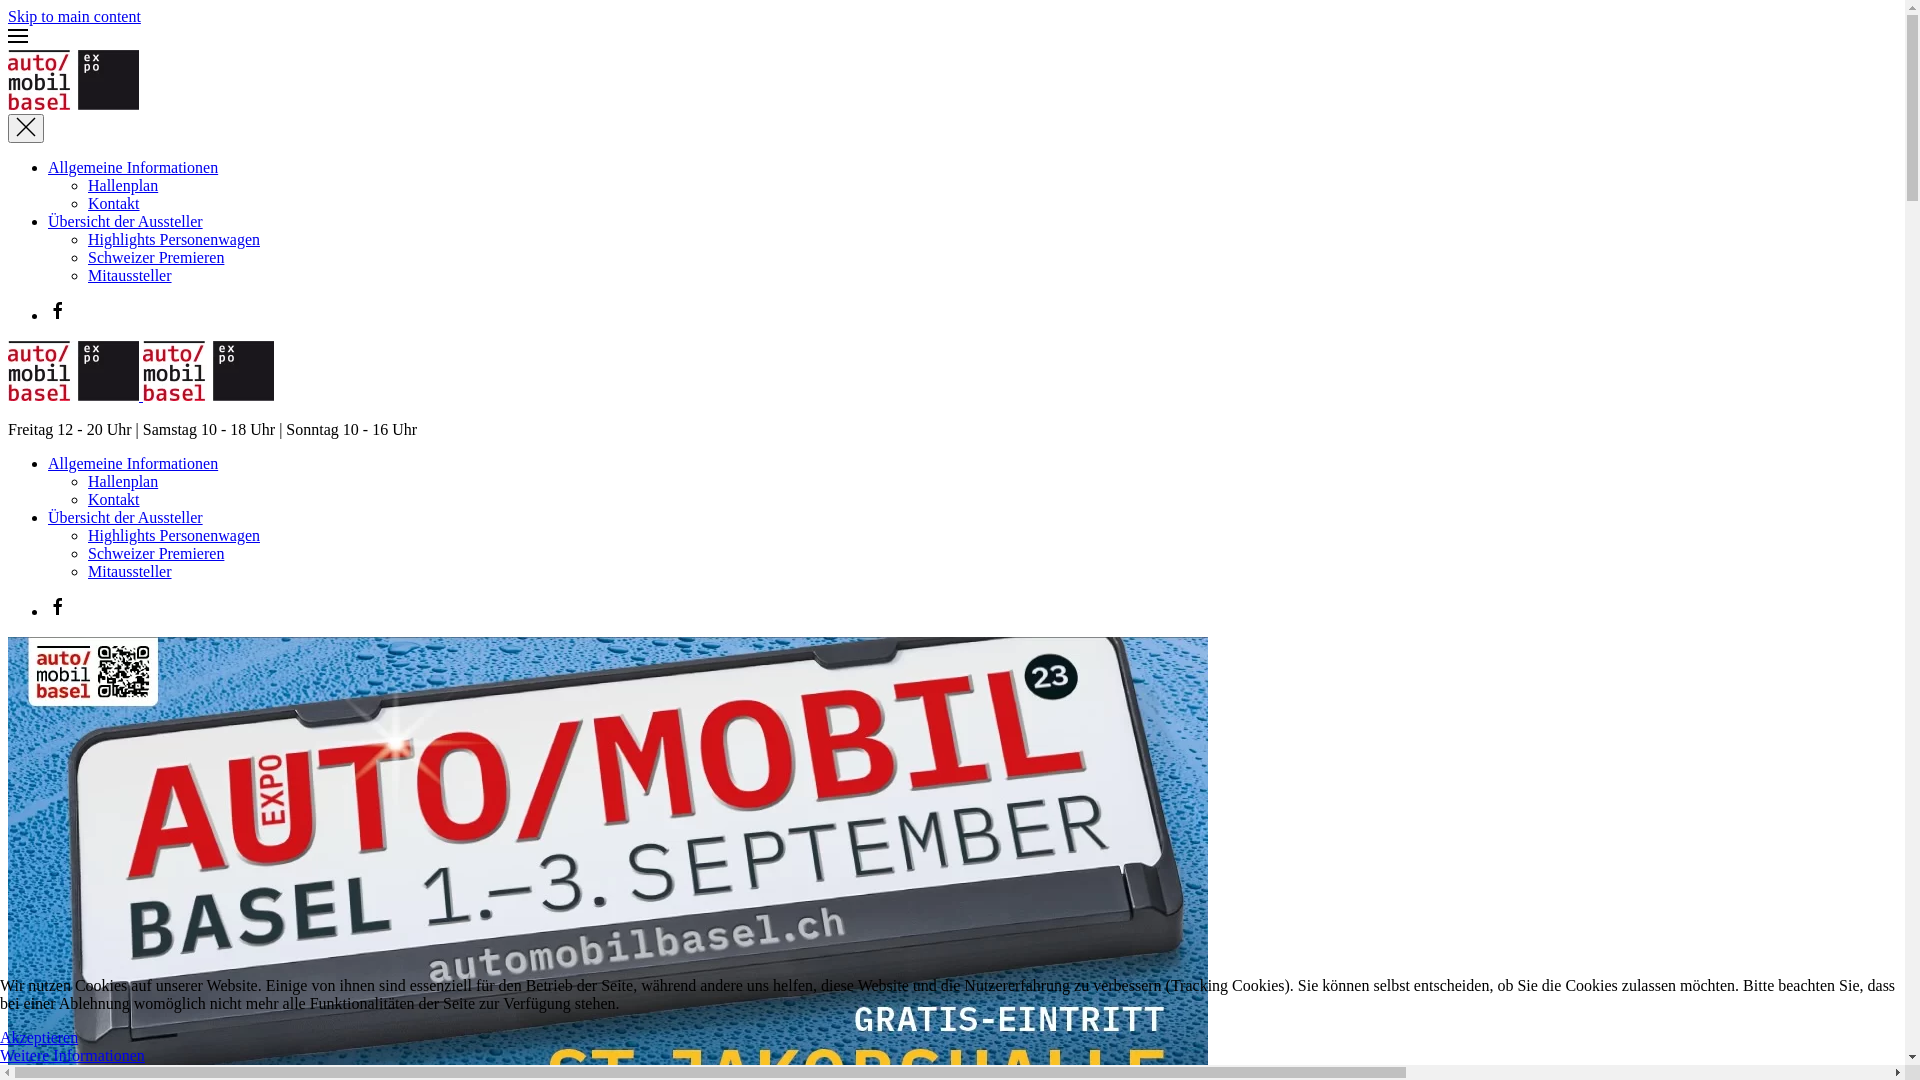 This screenshot has height=1080, width=1920. Describe the element at coordinates (128, 275) in the screenshot. I see `'Mitaussteller'` at that location.